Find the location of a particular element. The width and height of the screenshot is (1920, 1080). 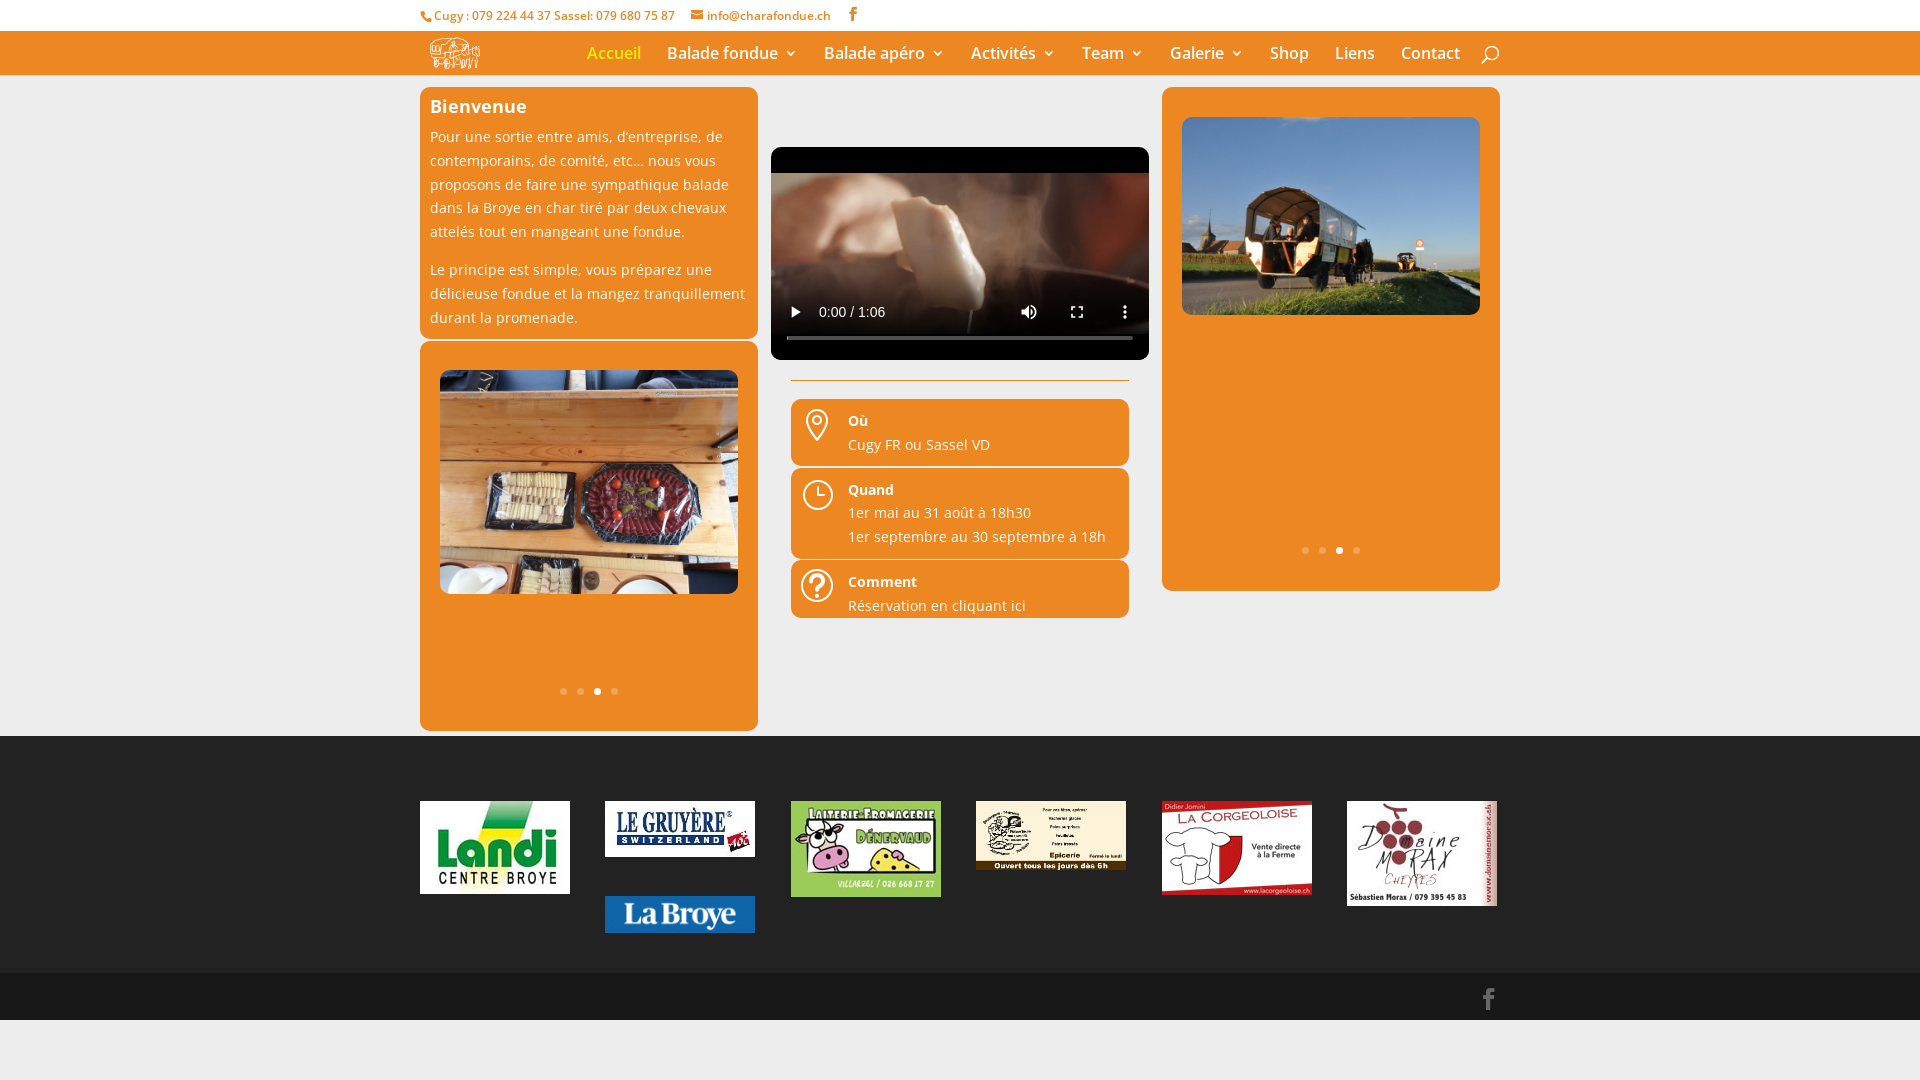

'Balade fondue' is located at coordinates (667, 59).